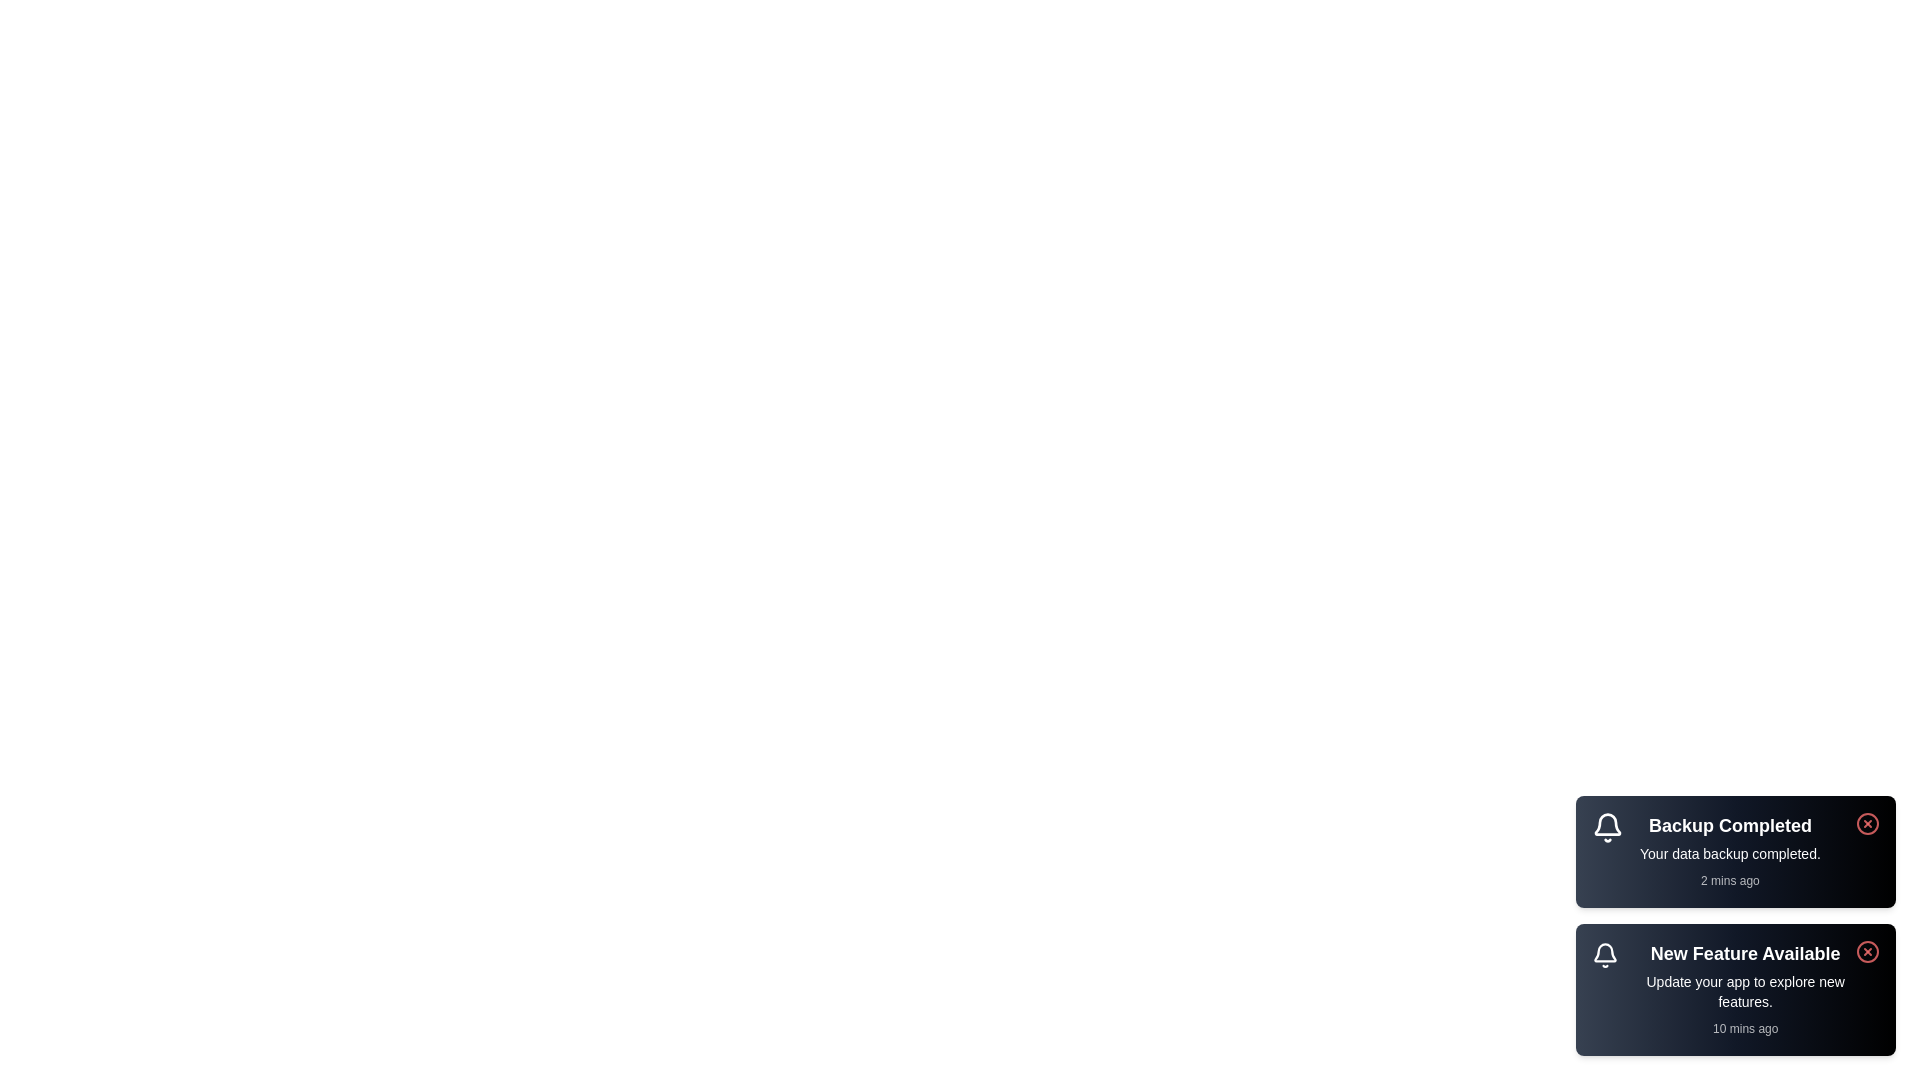  I want to click on the icon next to the snackbar message for New Feature Available, so click(1604, 955).